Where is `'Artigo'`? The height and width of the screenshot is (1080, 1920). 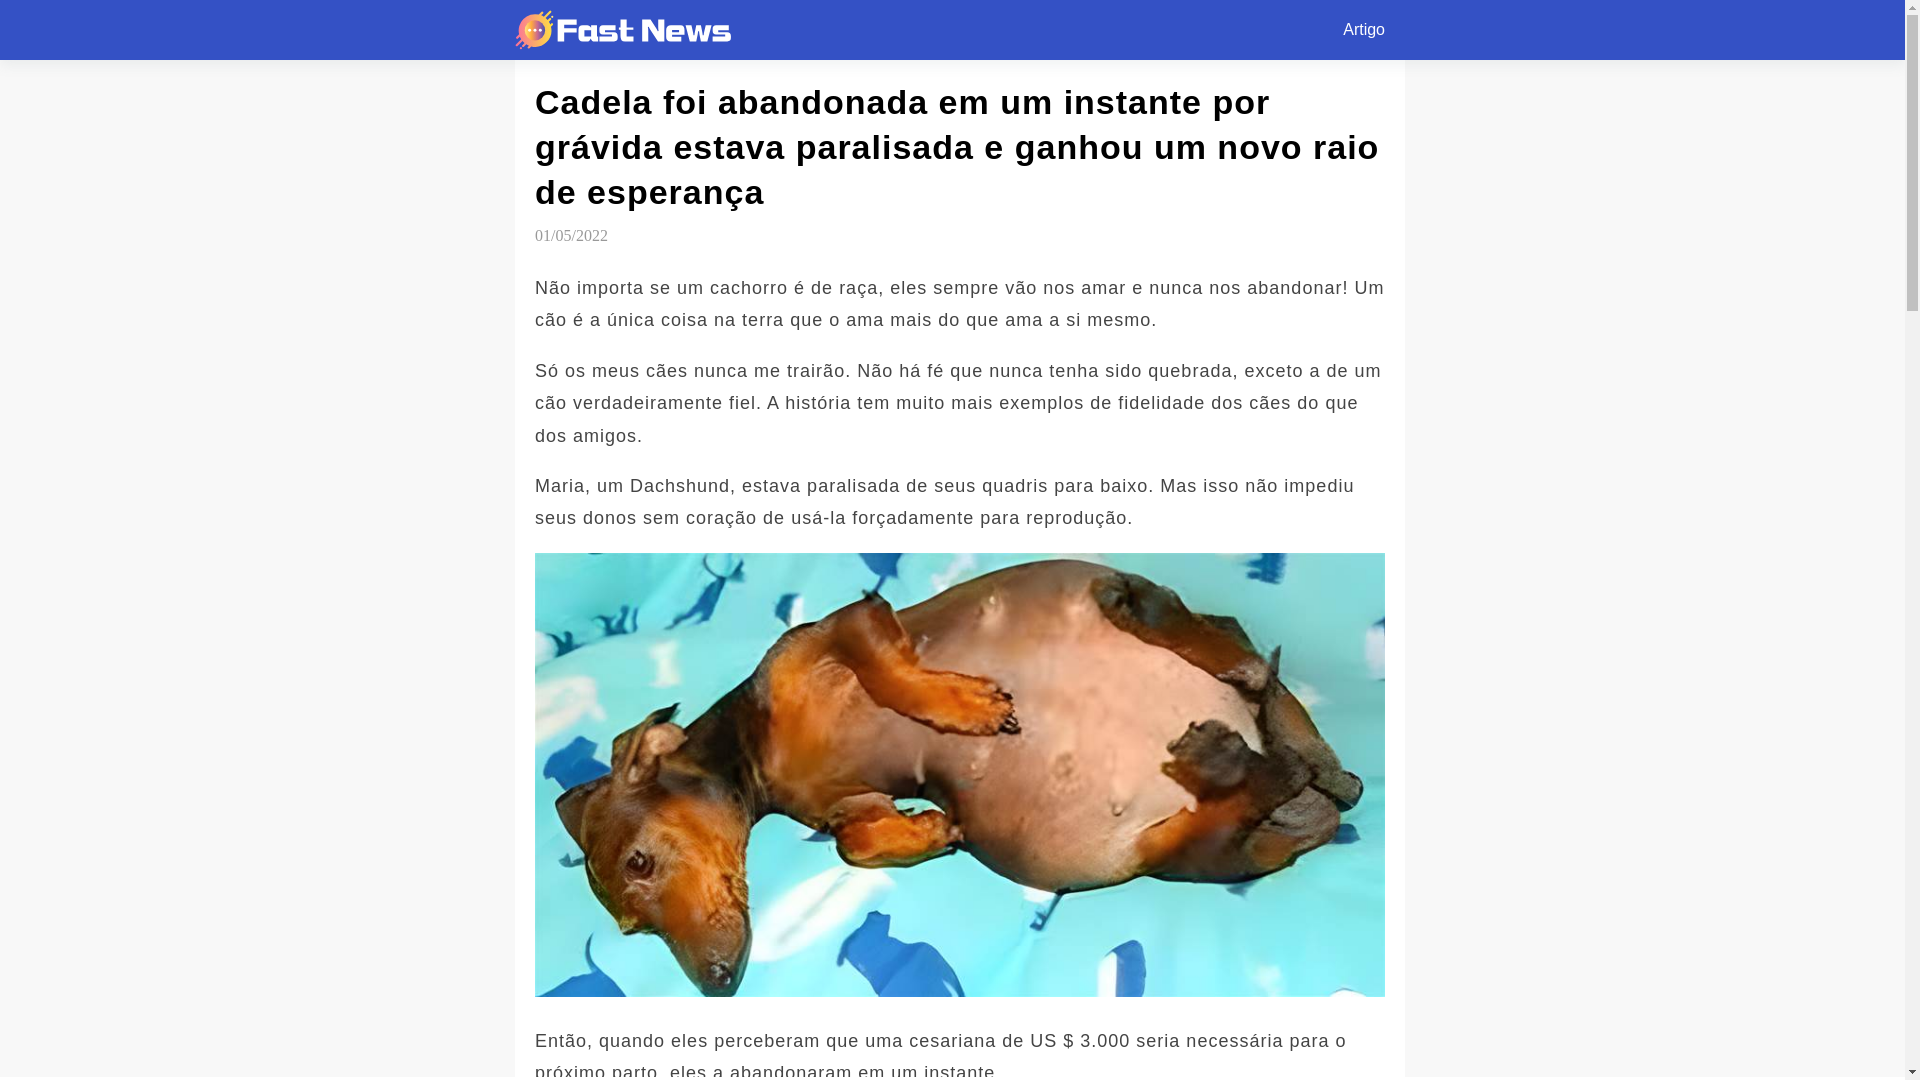
'Artigo' is located at coordinates (1362, 30).